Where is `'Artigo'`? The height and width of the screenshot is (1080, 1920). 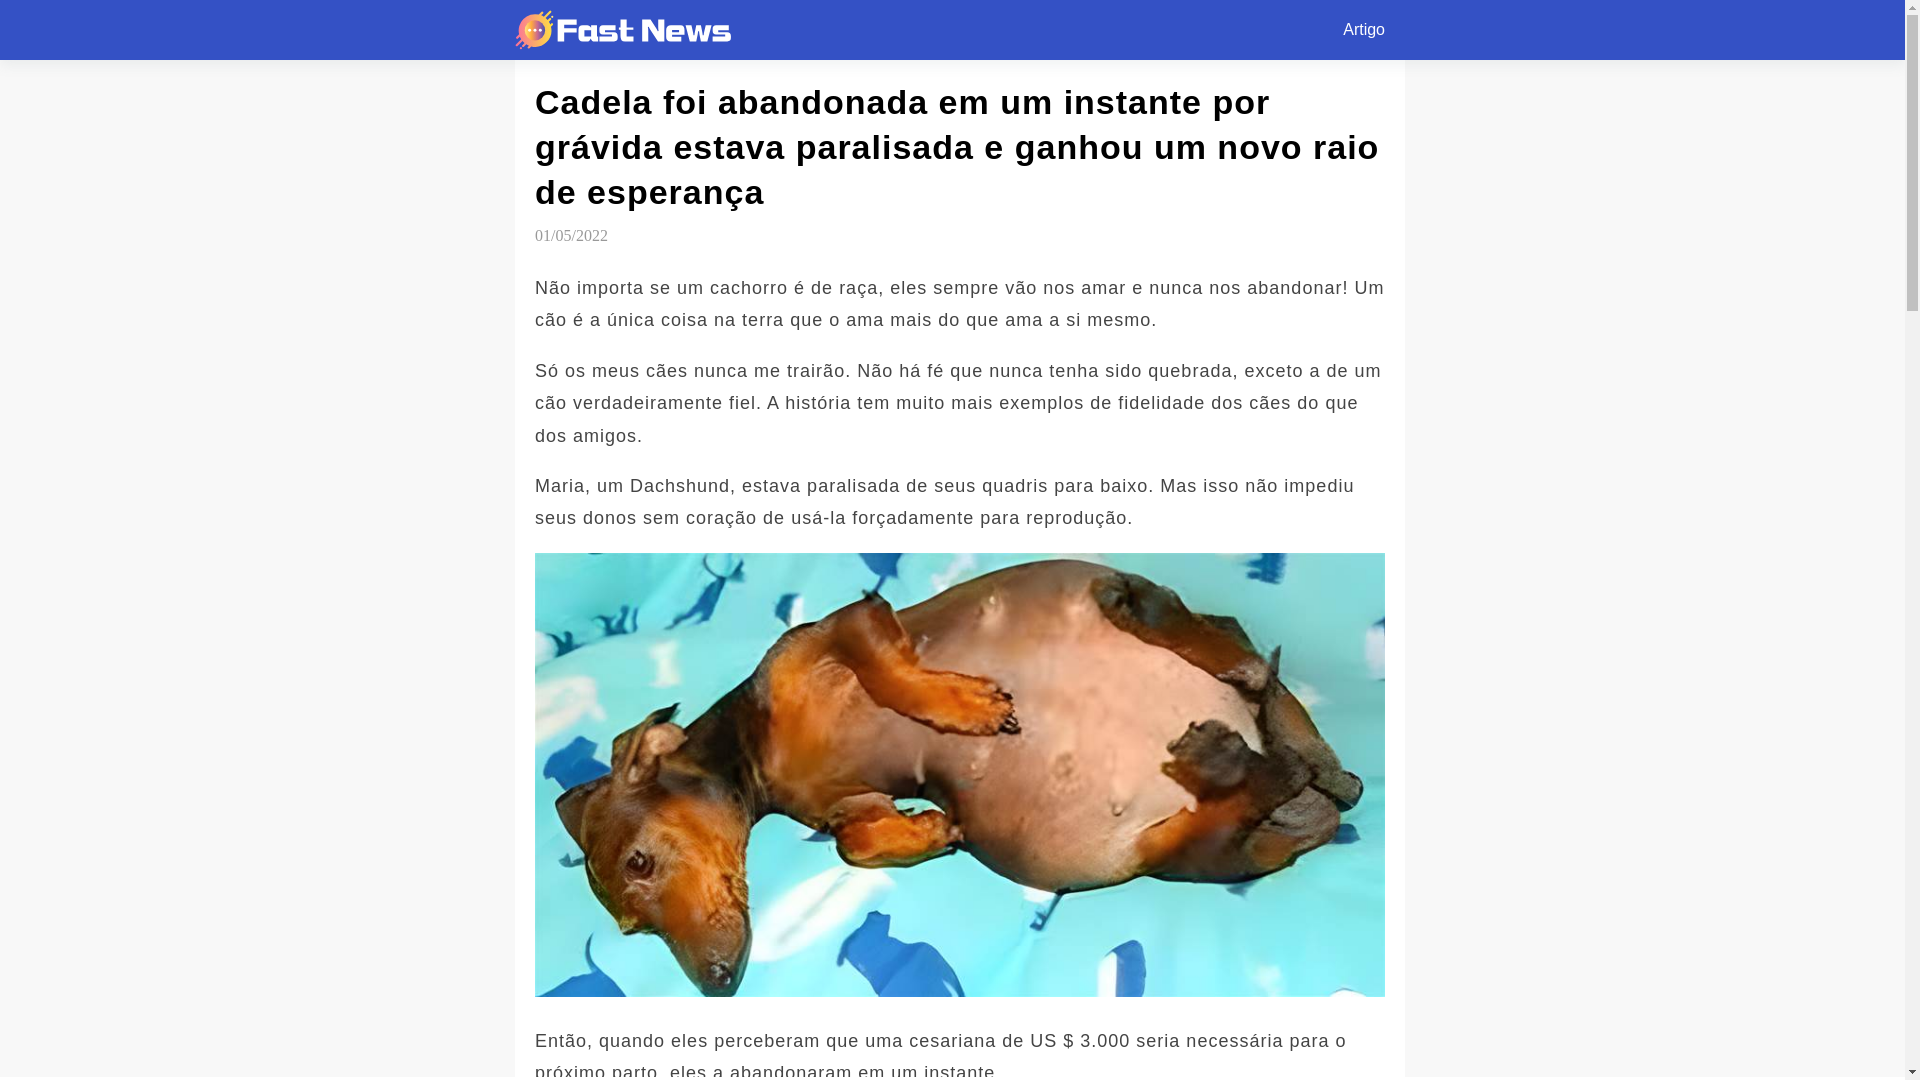
'Artigo' is located at coordinates (1362, 30).